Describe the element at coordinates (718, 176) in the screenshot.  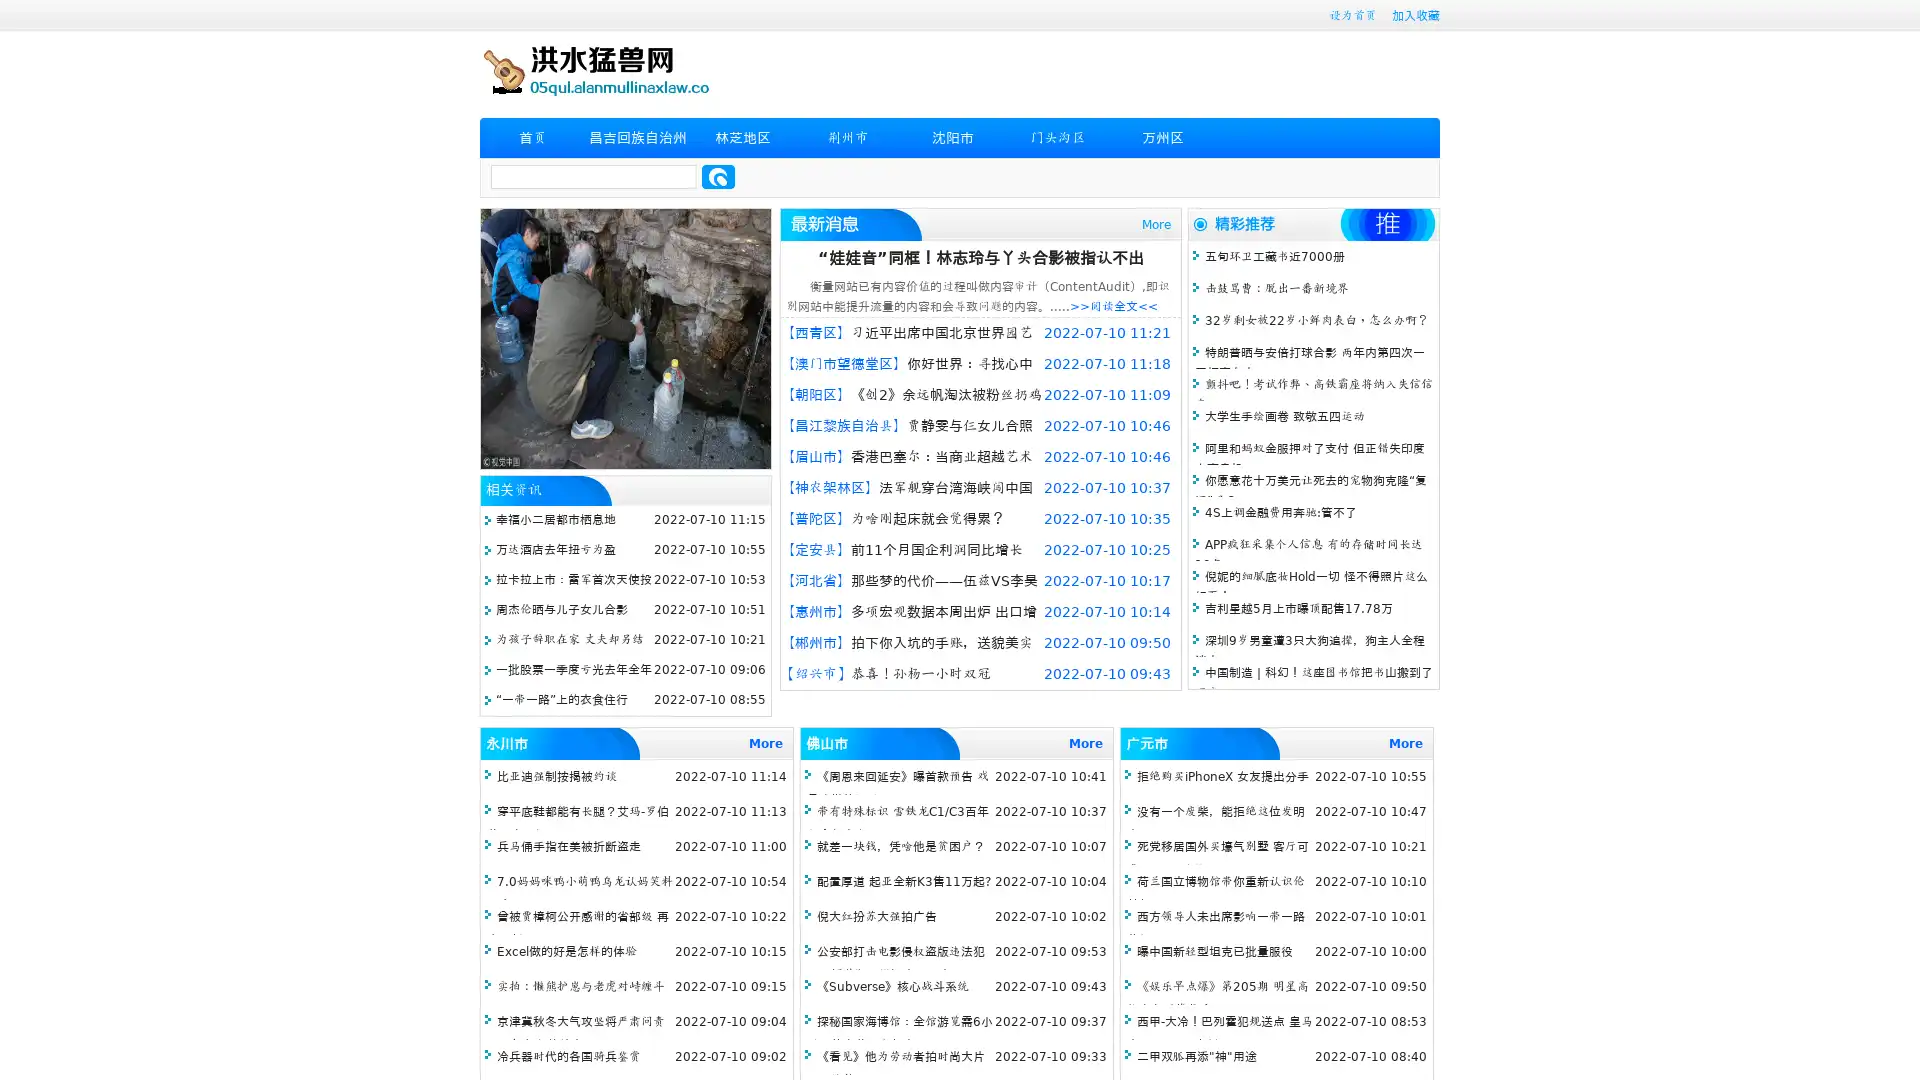
I see `Search` at that location.